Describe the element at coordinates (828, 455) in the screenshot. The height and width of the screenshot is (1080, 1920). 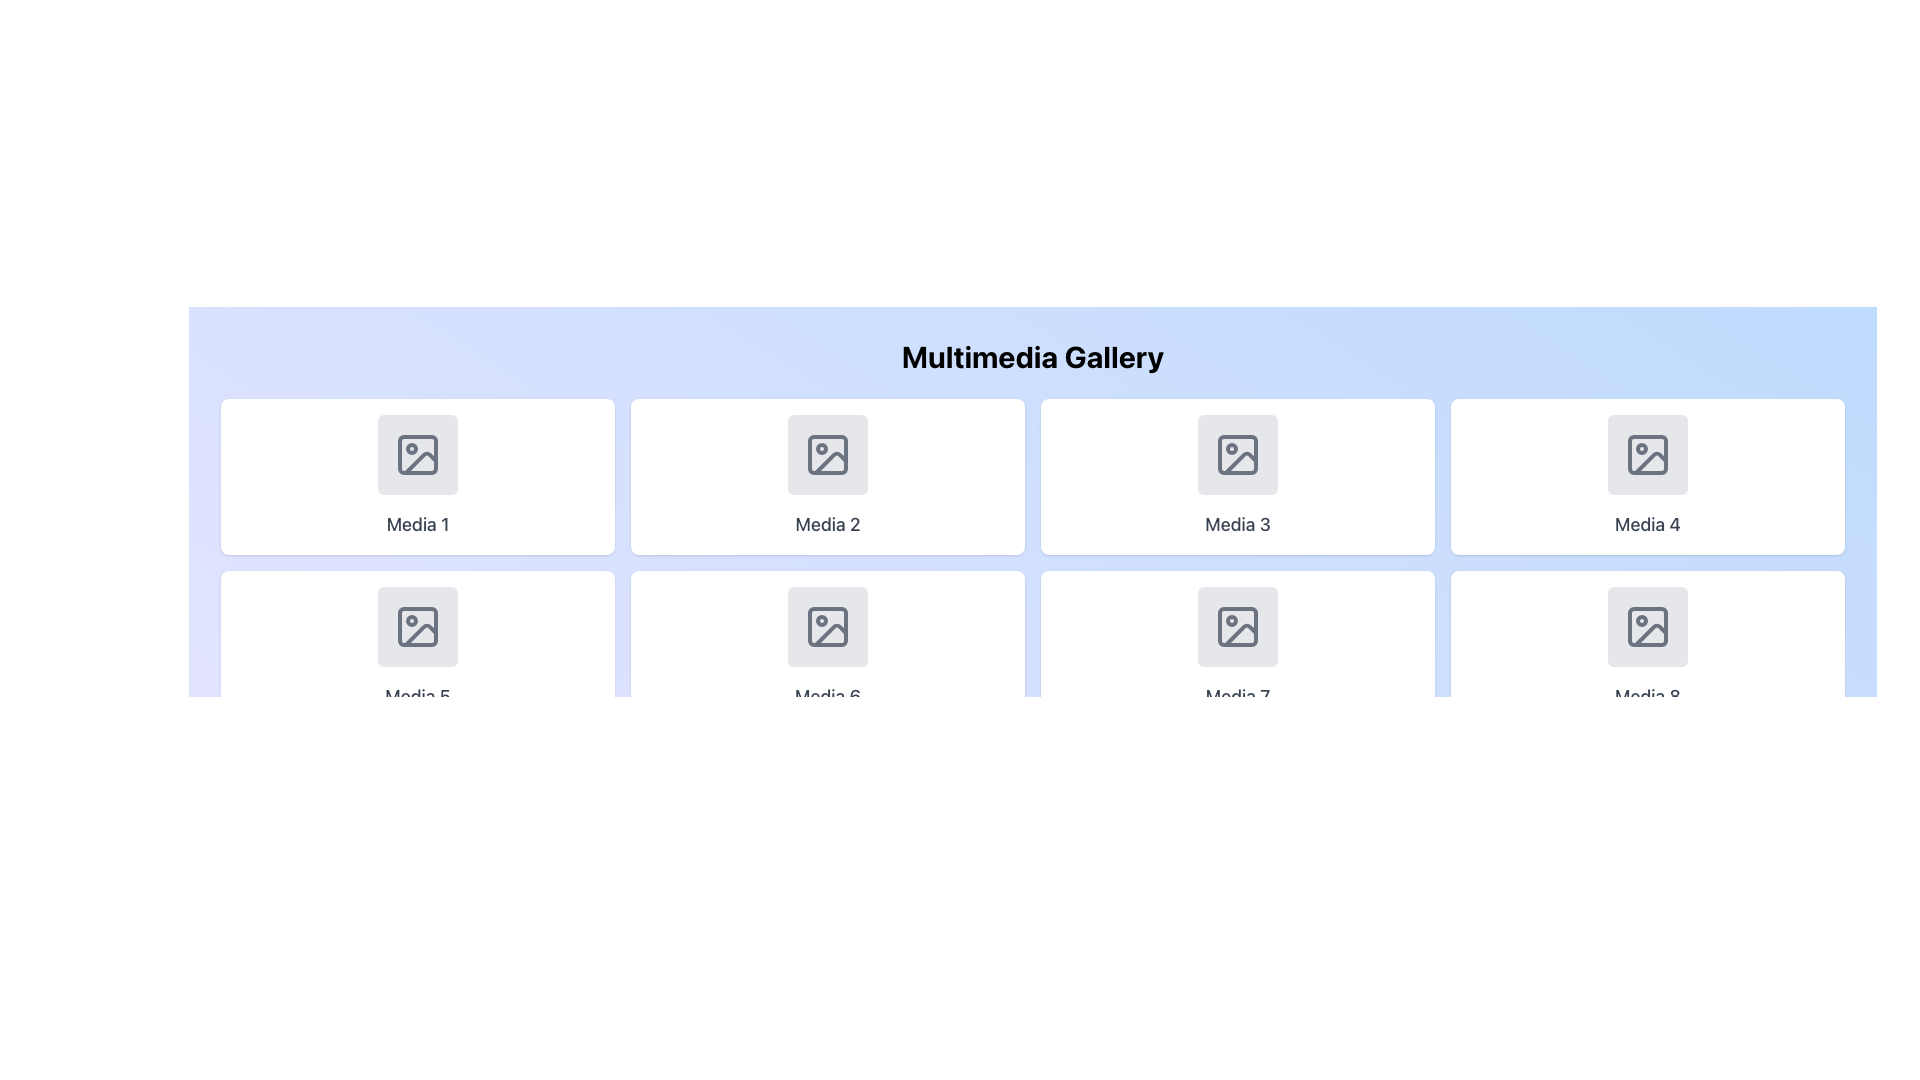
I see `the small square-shaped vector graphic located in the upper-center quadrant of the second image placeholder (Media 2)` at that location.